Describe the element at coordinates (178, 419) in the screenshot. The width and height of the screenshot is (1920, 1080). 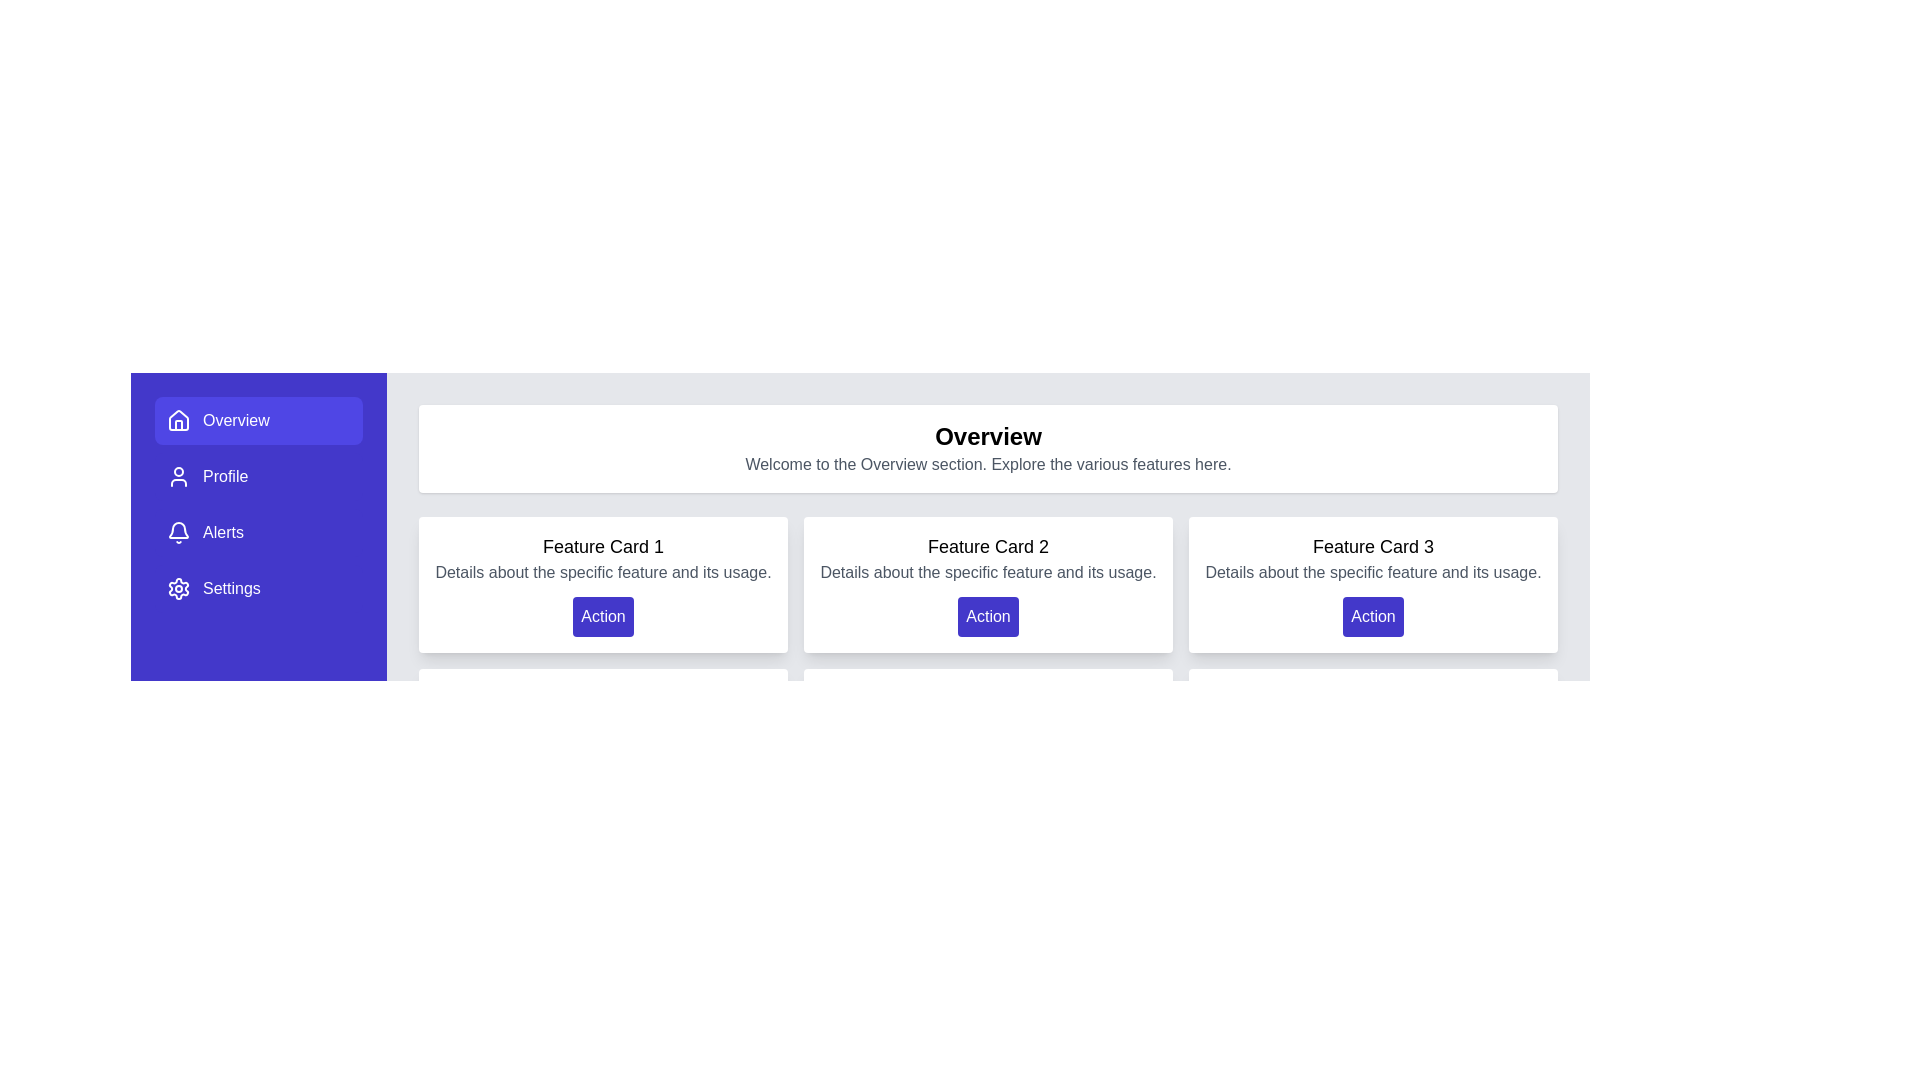
I see `the house-shaped icon in white color located in the sidebar menu` at that location.